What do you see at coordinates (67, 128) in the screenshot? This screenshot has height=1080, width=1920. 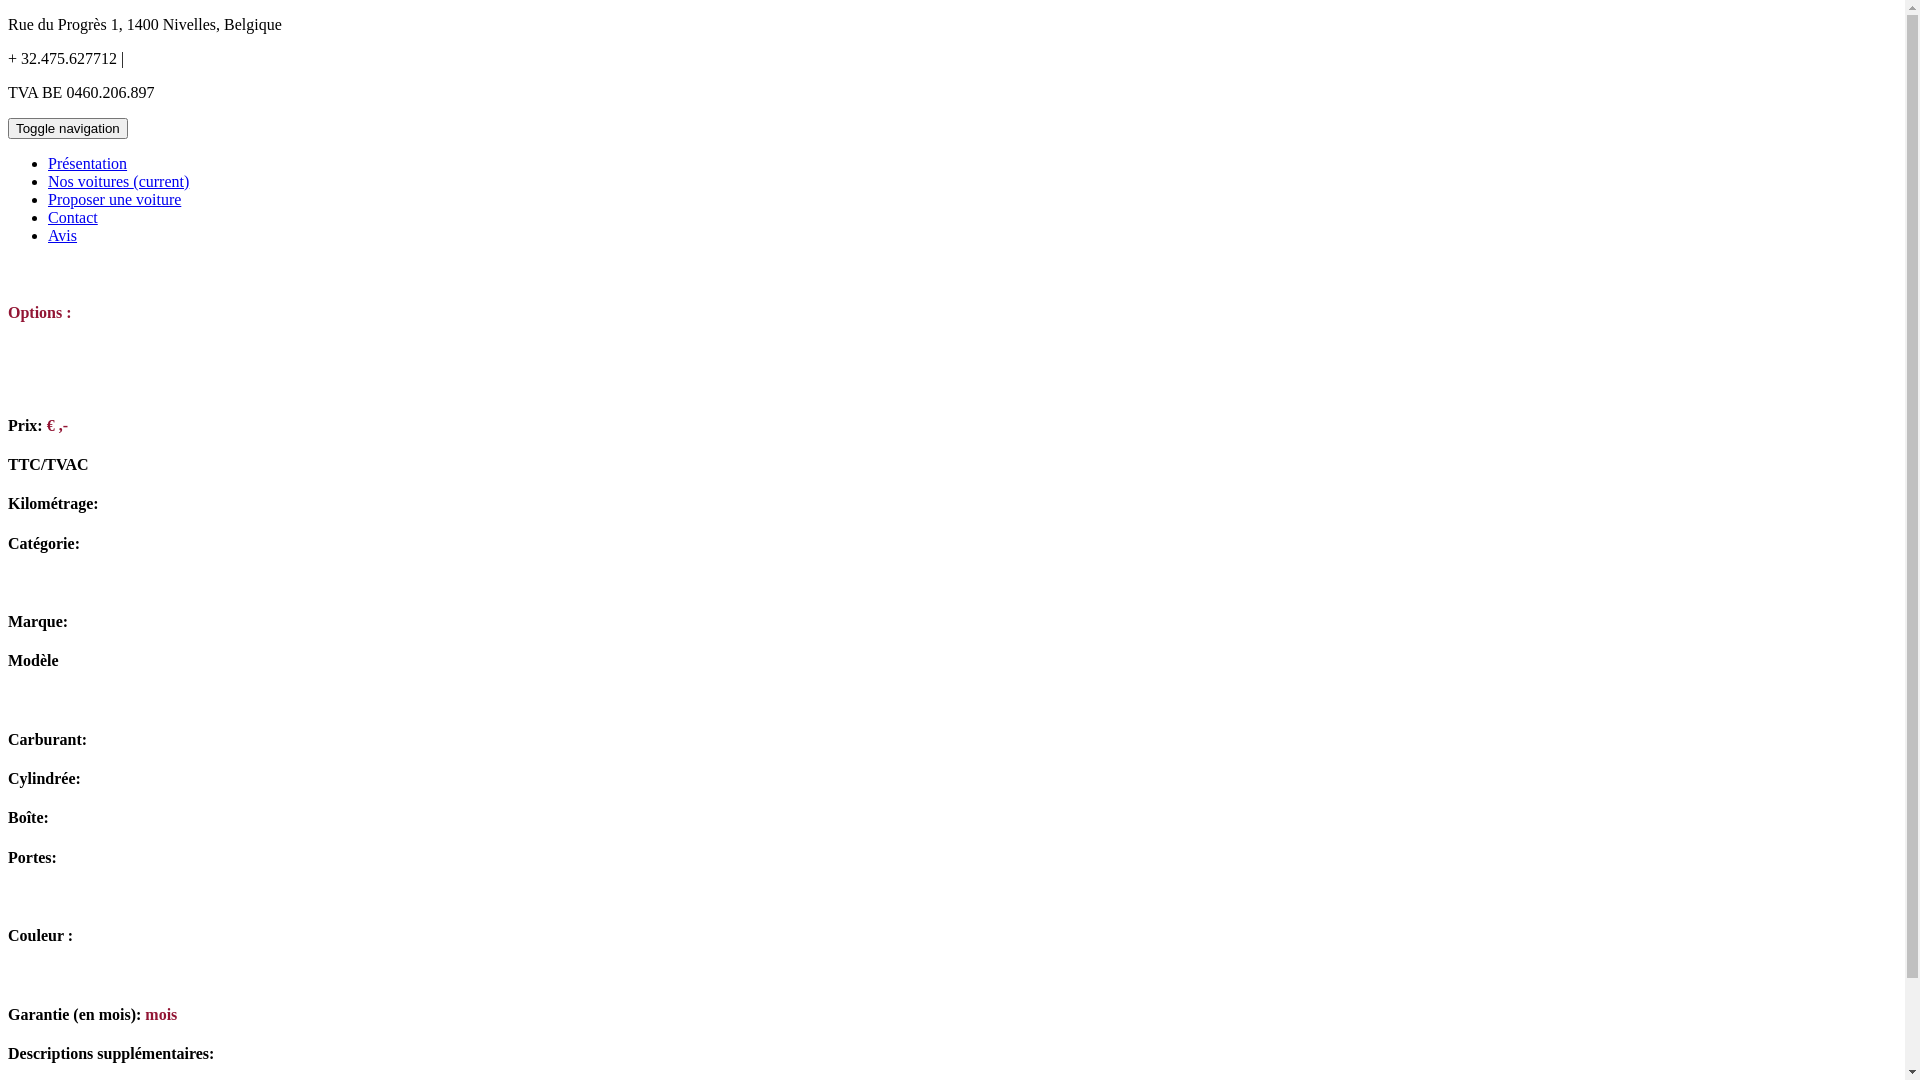 I see `'Toggle navigation'` at bounding box center [67, 128].